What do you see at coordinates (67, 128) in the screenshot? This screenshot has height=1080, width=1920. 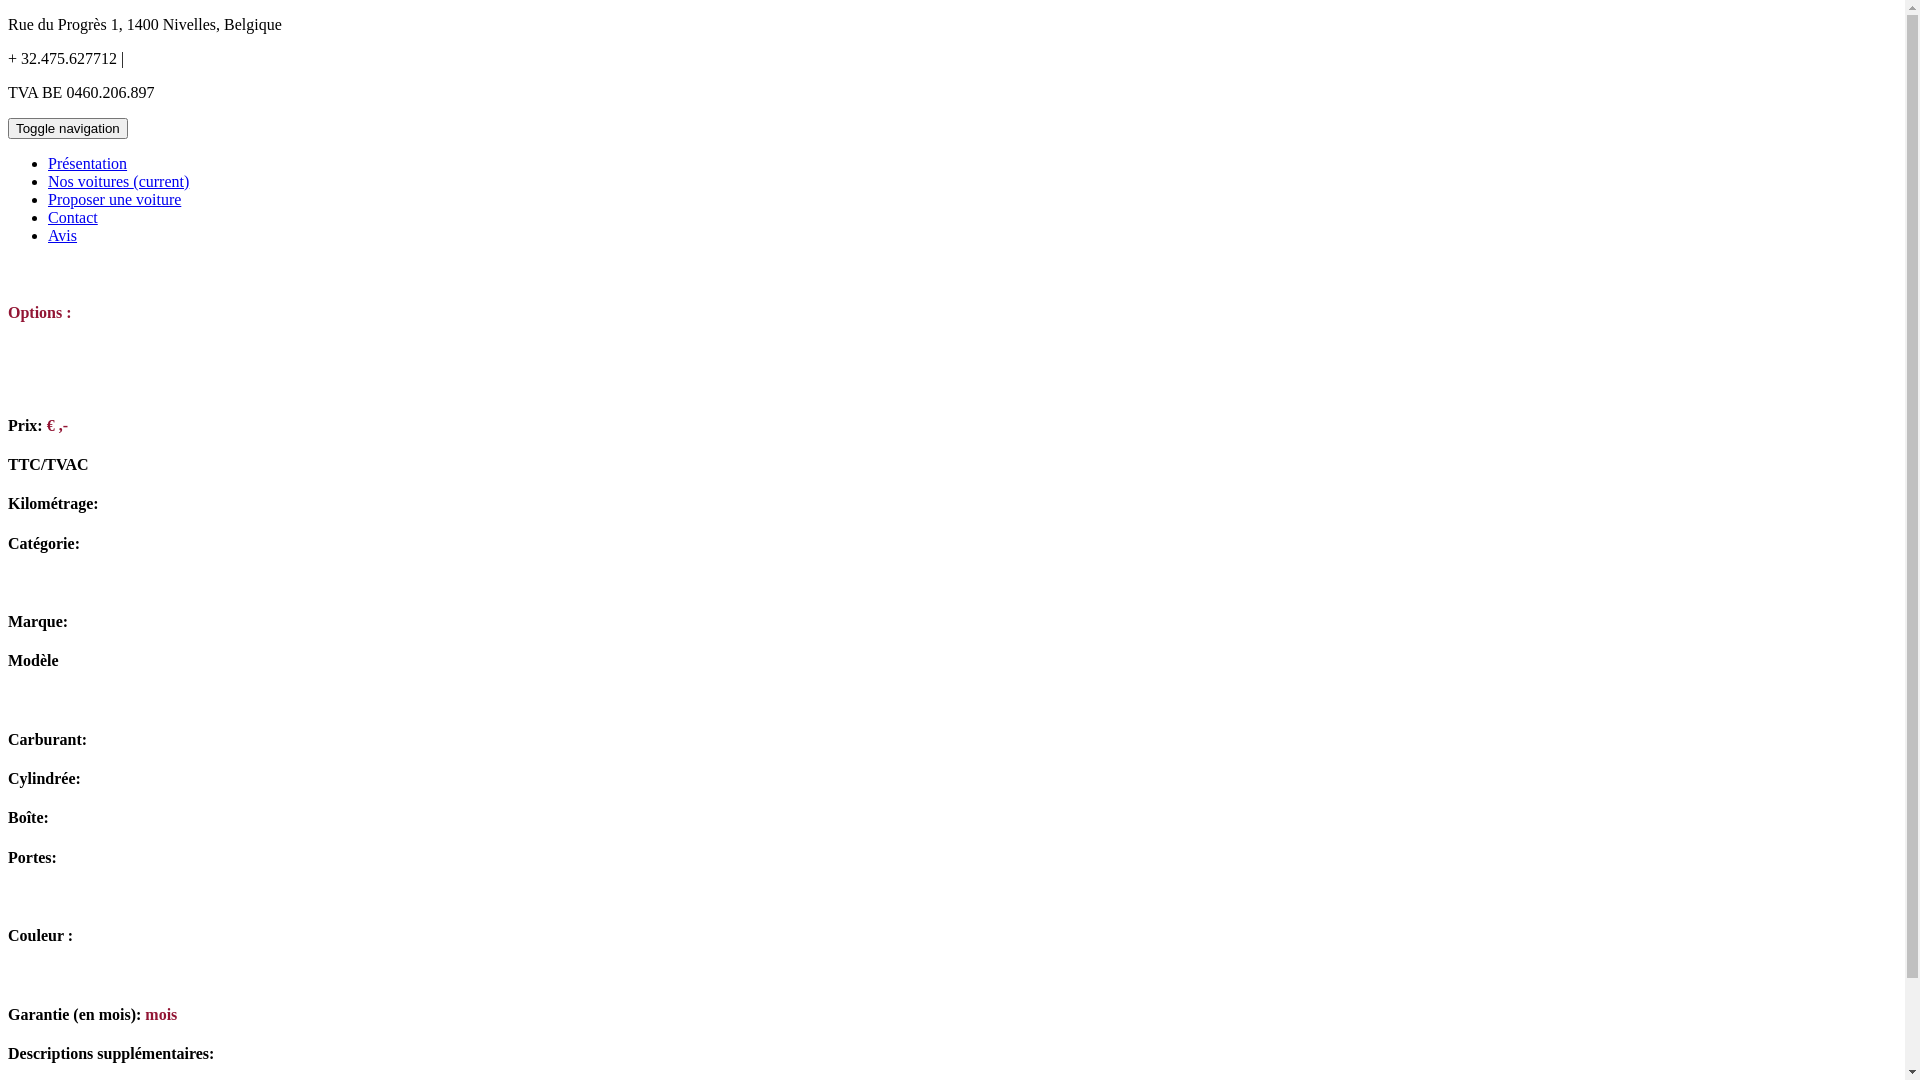 I see `'Toggle navigation'` at bounding box center [67, 128].